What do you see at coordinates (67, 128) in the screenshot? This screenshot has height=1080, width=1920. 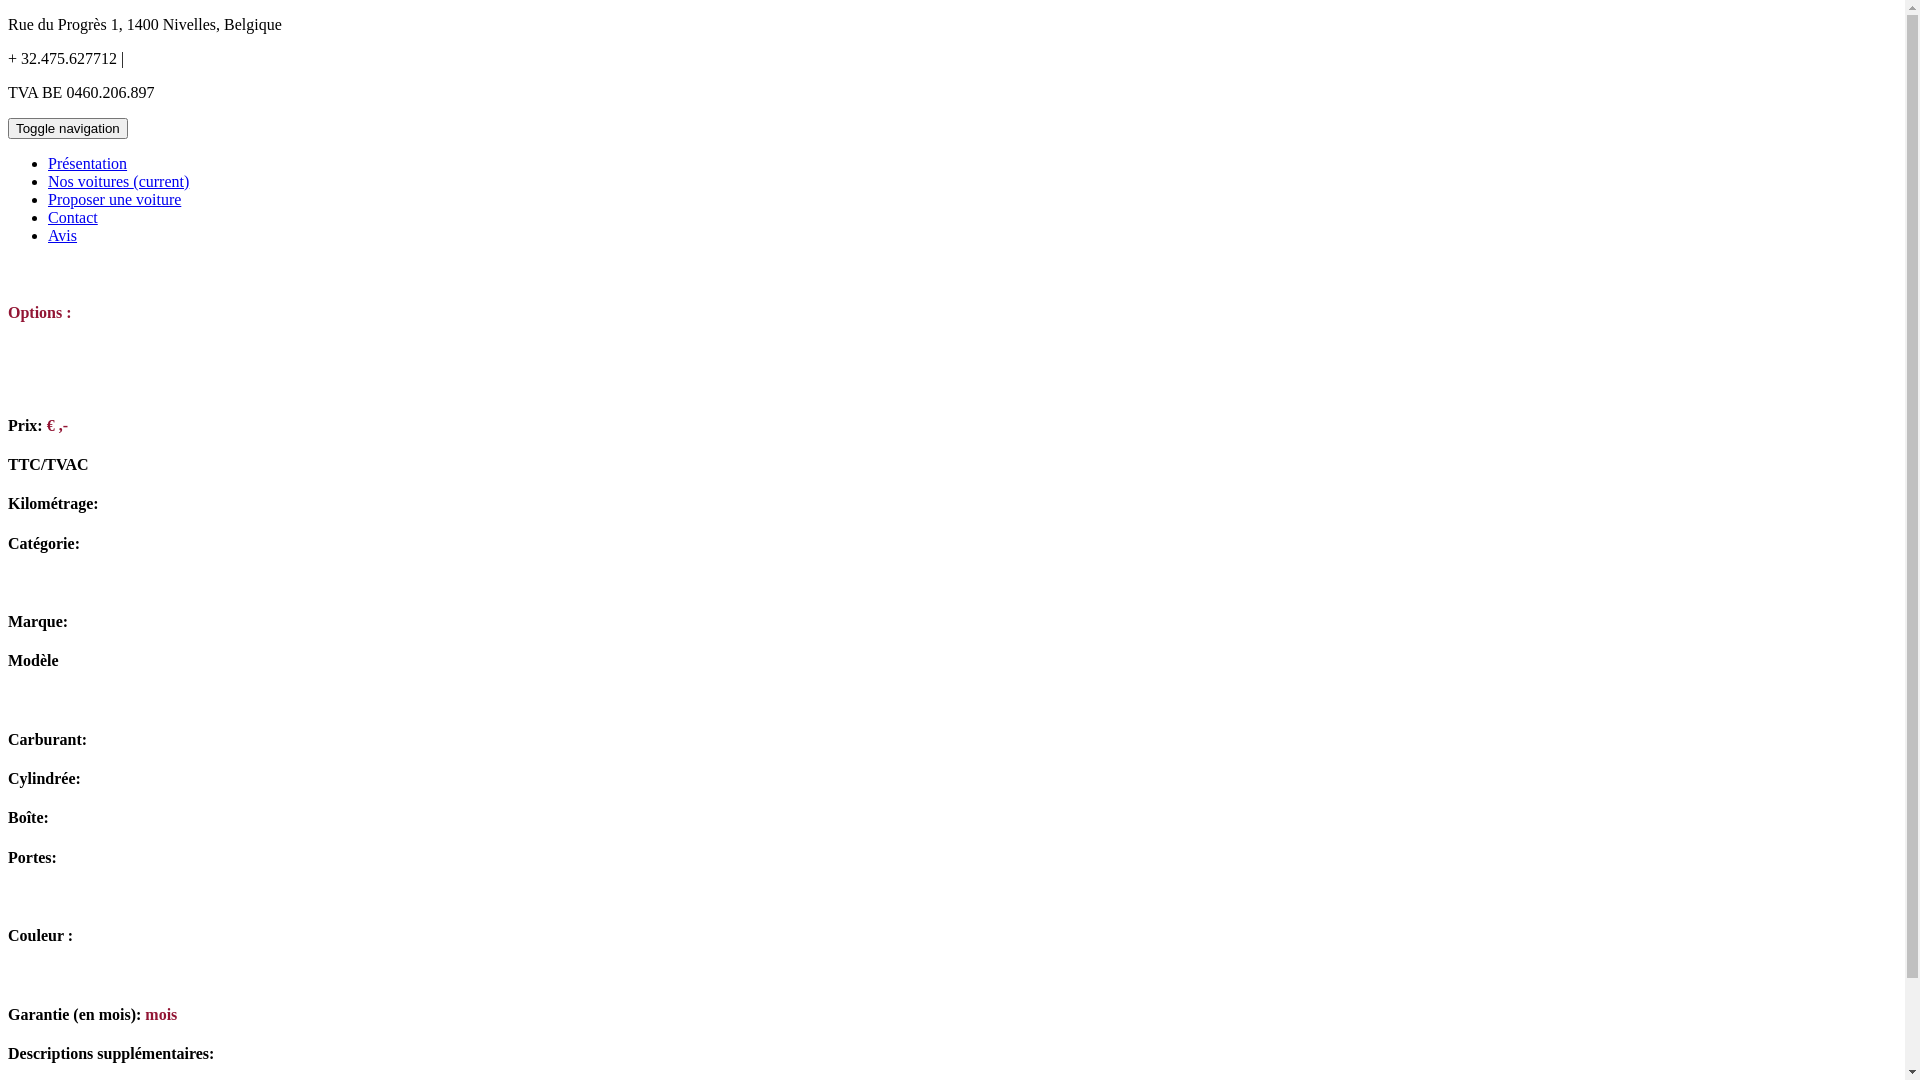 I see `'Toggle navigation'` at bounding box center [67, 128].